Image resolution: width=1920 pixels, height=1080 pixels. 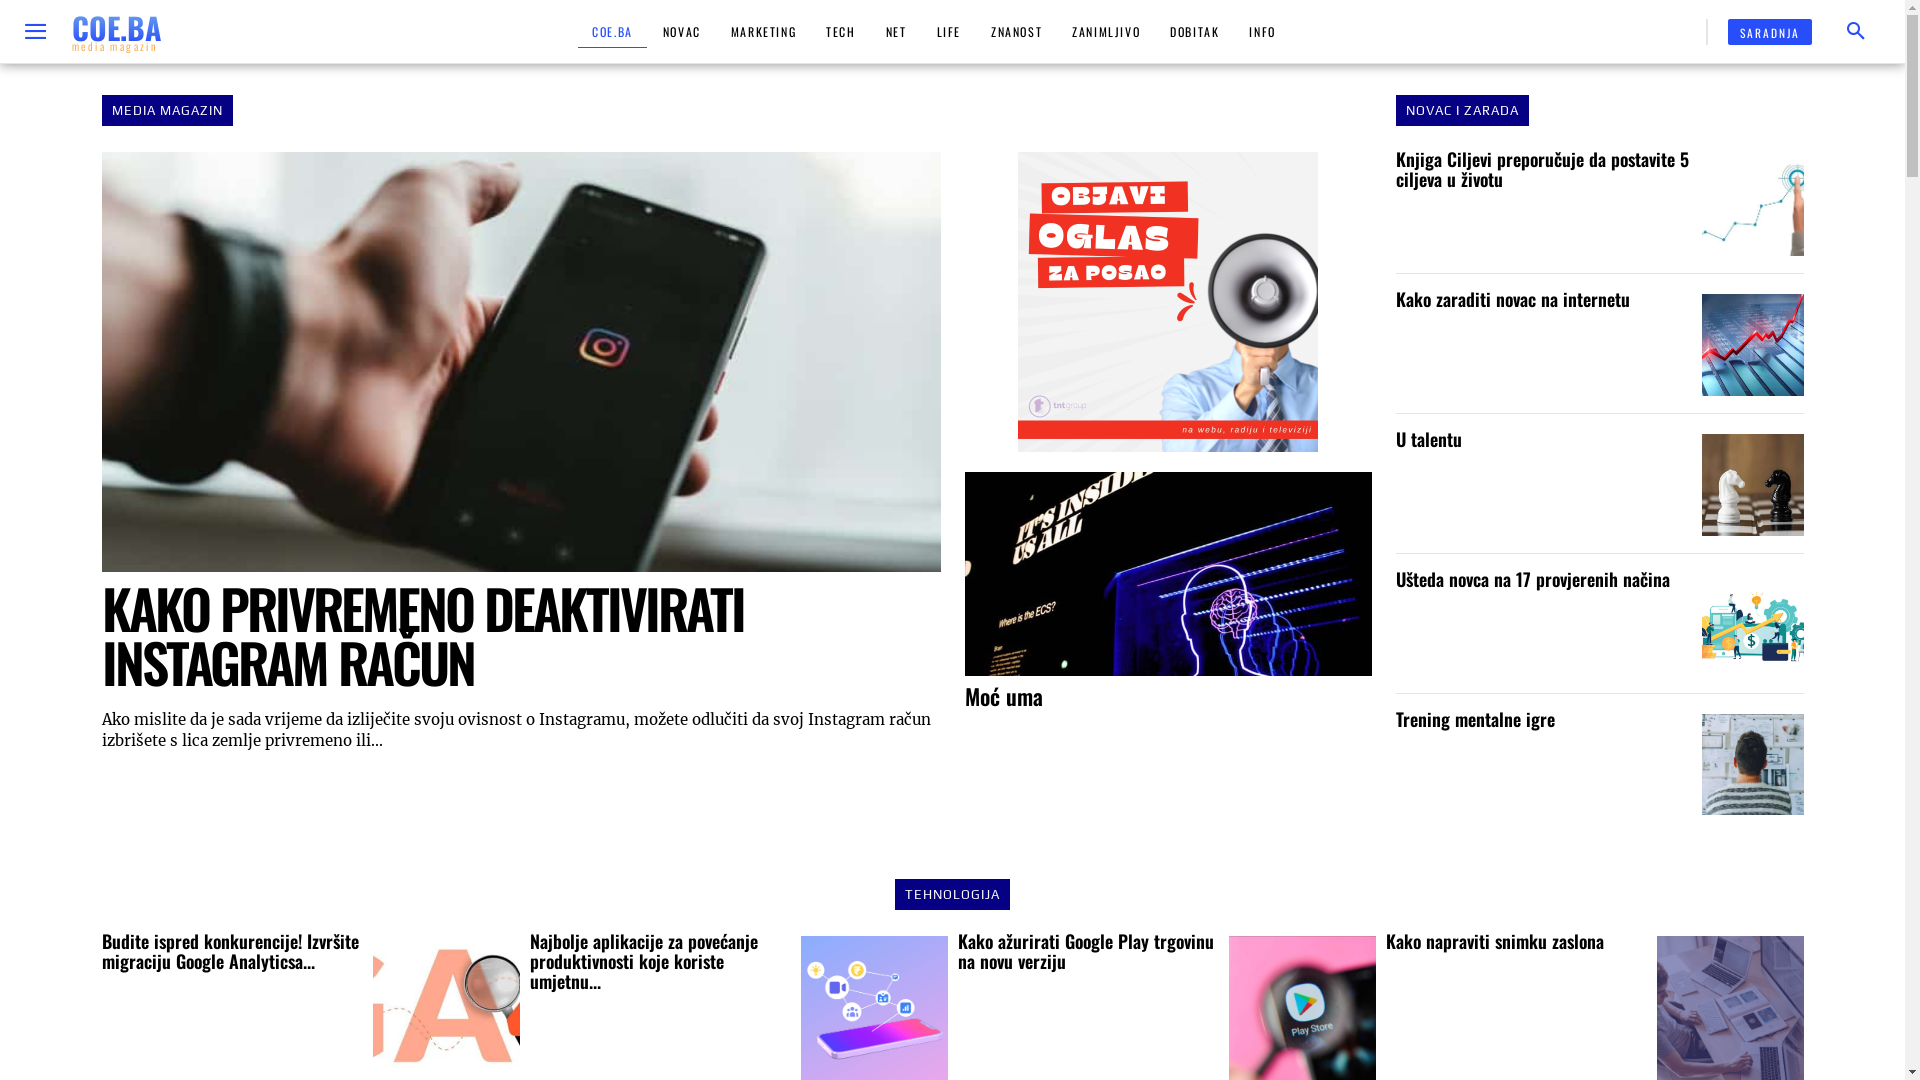 I want to click on 'COE.BA, so click(x=72, y=31).